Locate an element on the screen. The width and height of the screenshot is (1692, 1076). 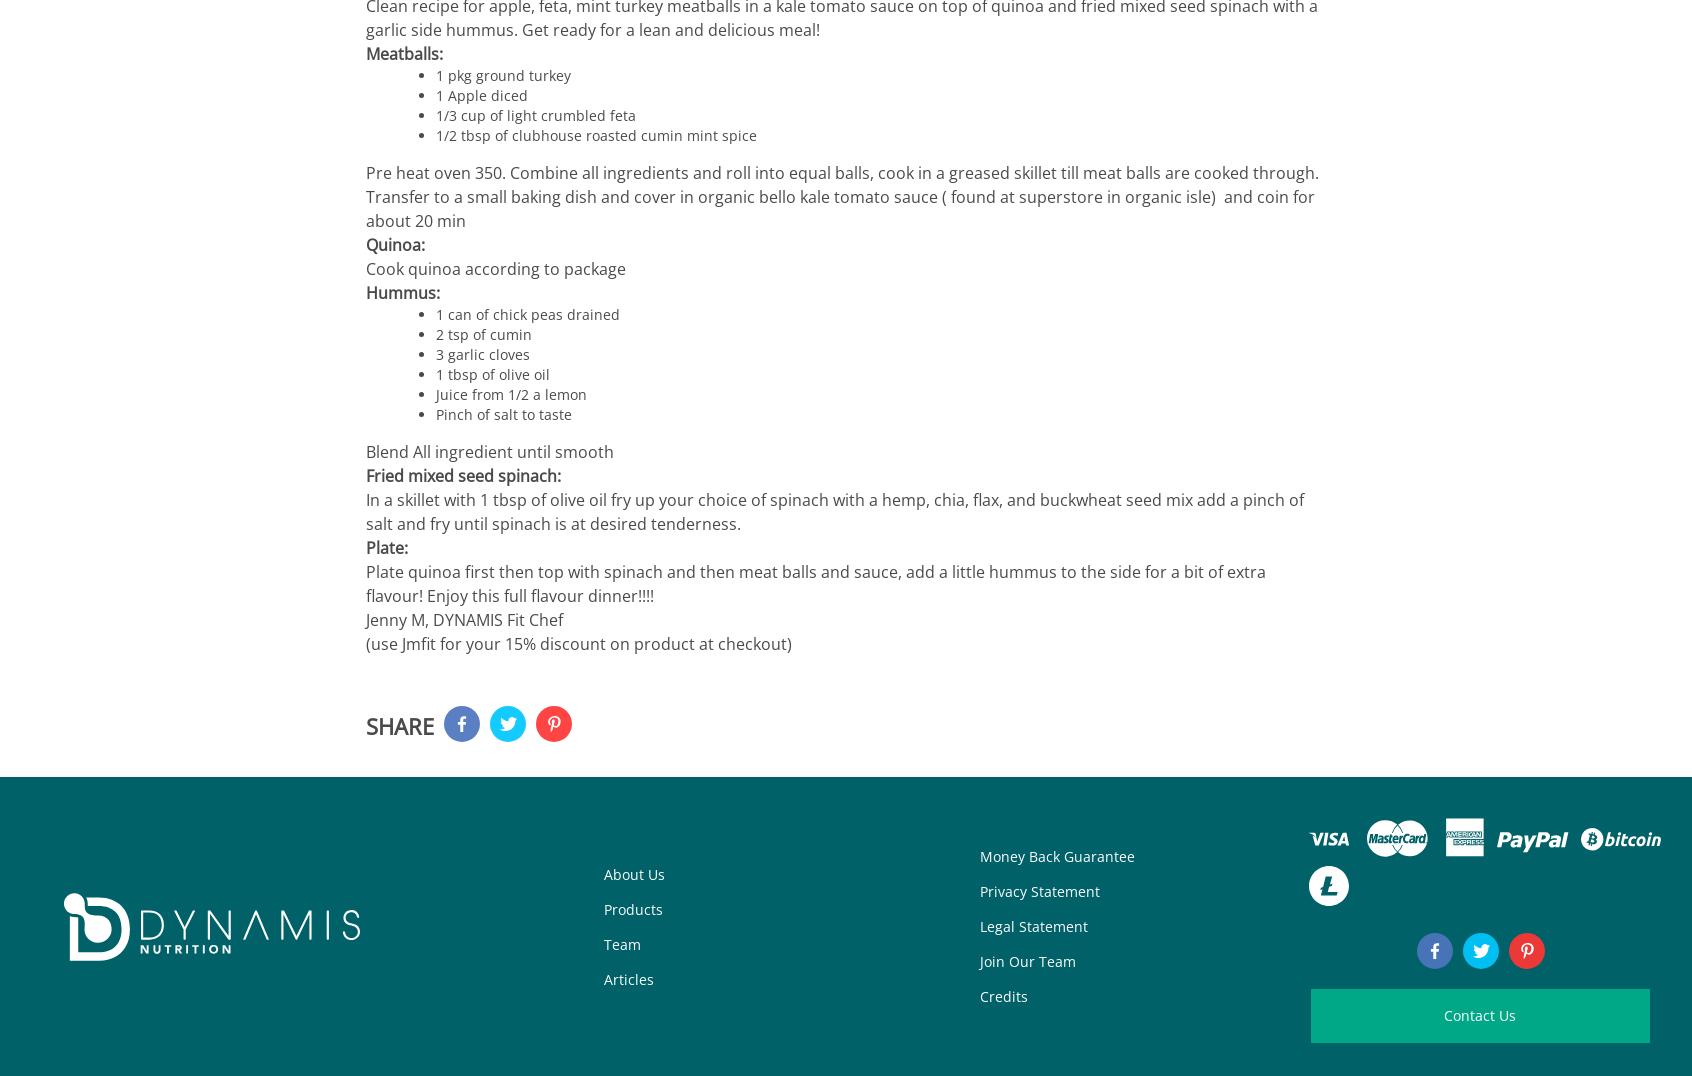
'3 garlic cloves' is located at coordinates (482, 354).